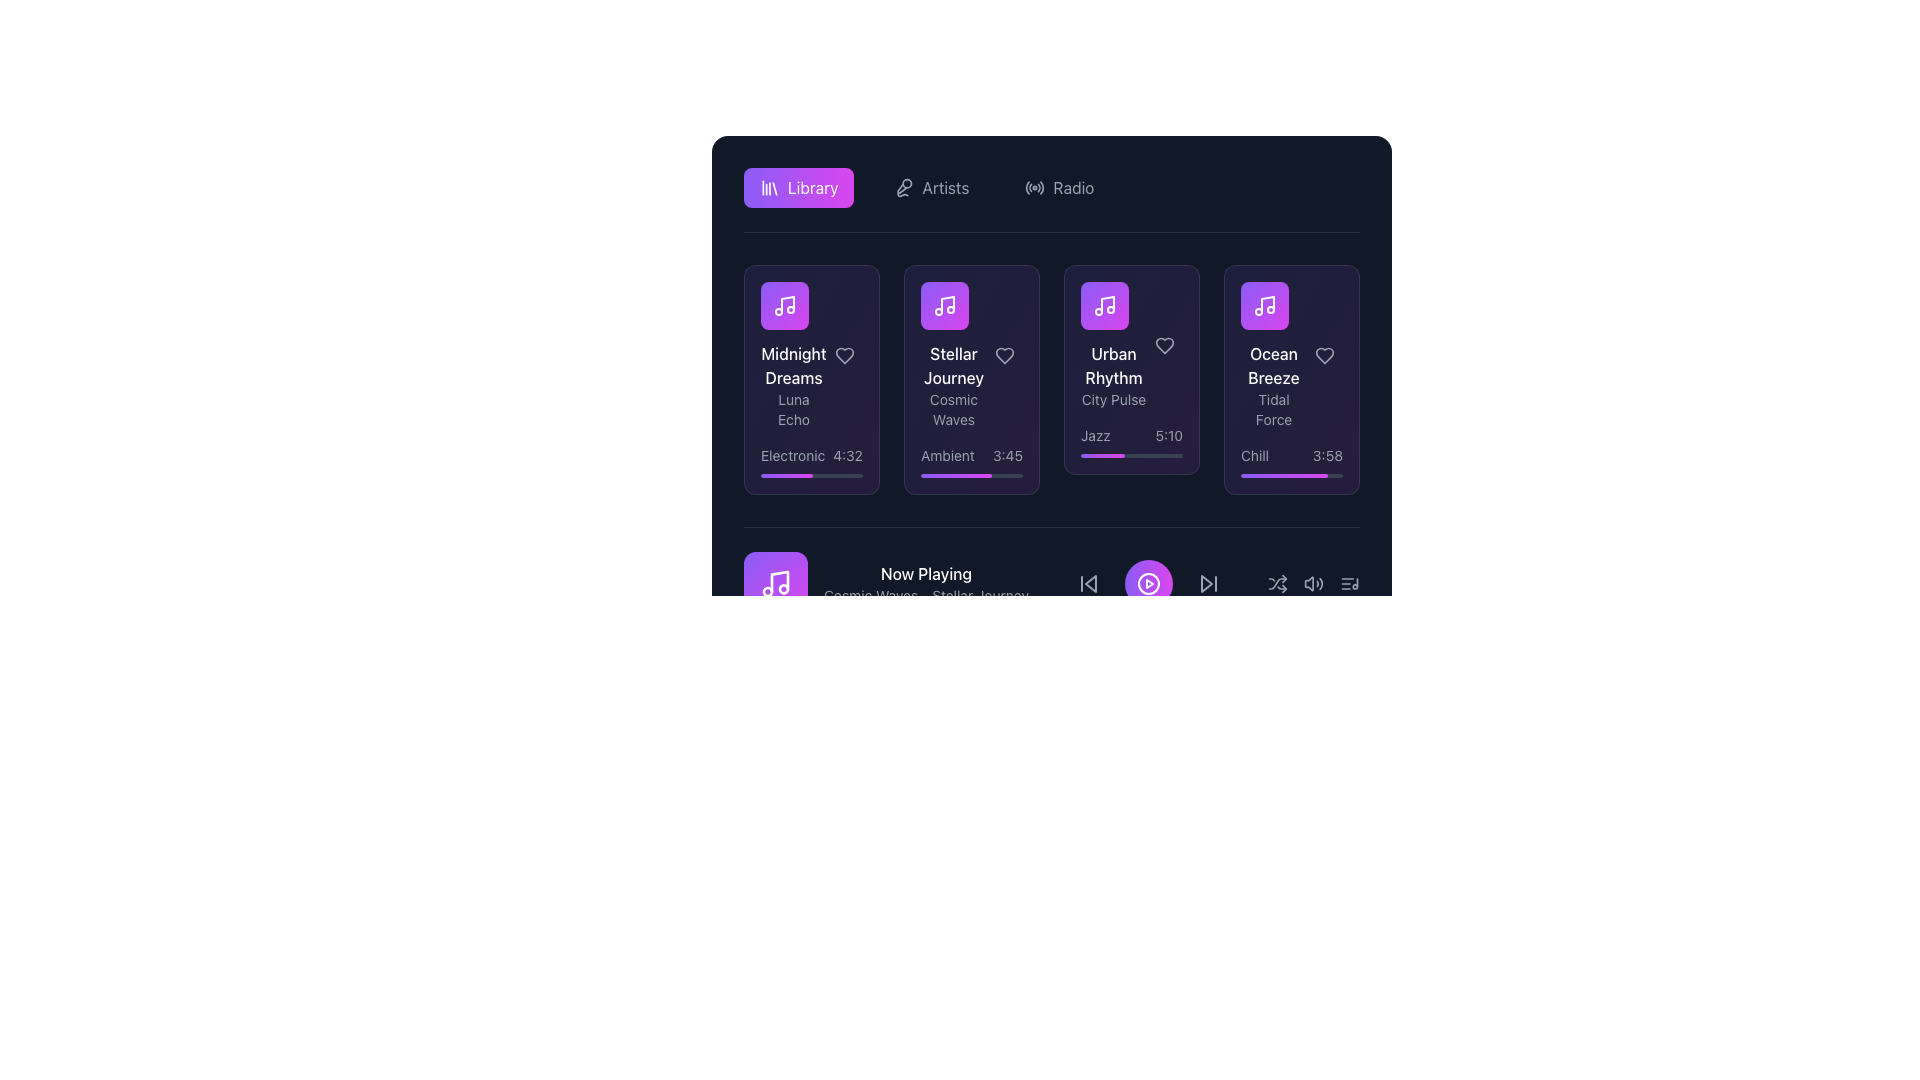 This screenshot has height=1080, width=1920. What do you see at coordinates (1004, 354) in the screenshot?
I see `the heart-shaped icon representing the favorite button on the song 'Stellar Journey' to potentially see a tooltip or highlight effect` at bounding box center [1004, 354].